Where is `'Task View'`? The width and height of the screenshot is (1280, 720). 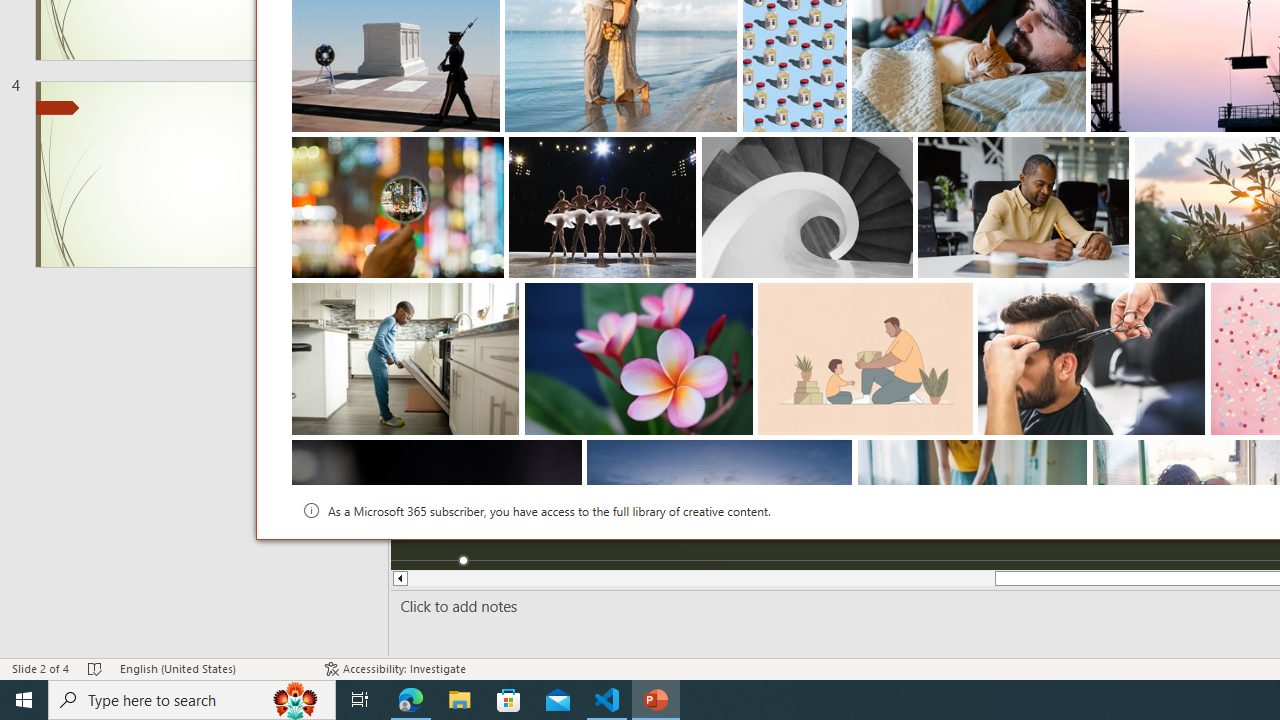 'Task View' is located at coordinates (359, 698).